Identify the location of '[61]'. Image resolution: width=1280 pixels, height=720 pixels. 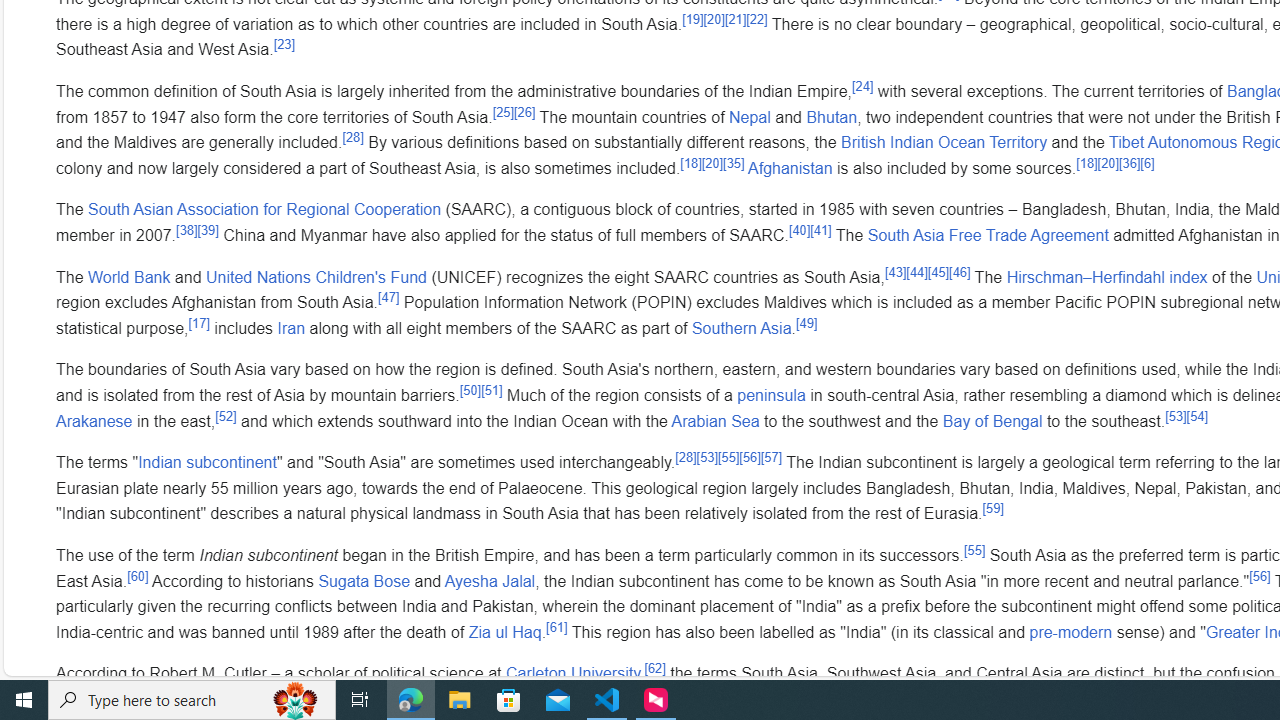
(557, 626).